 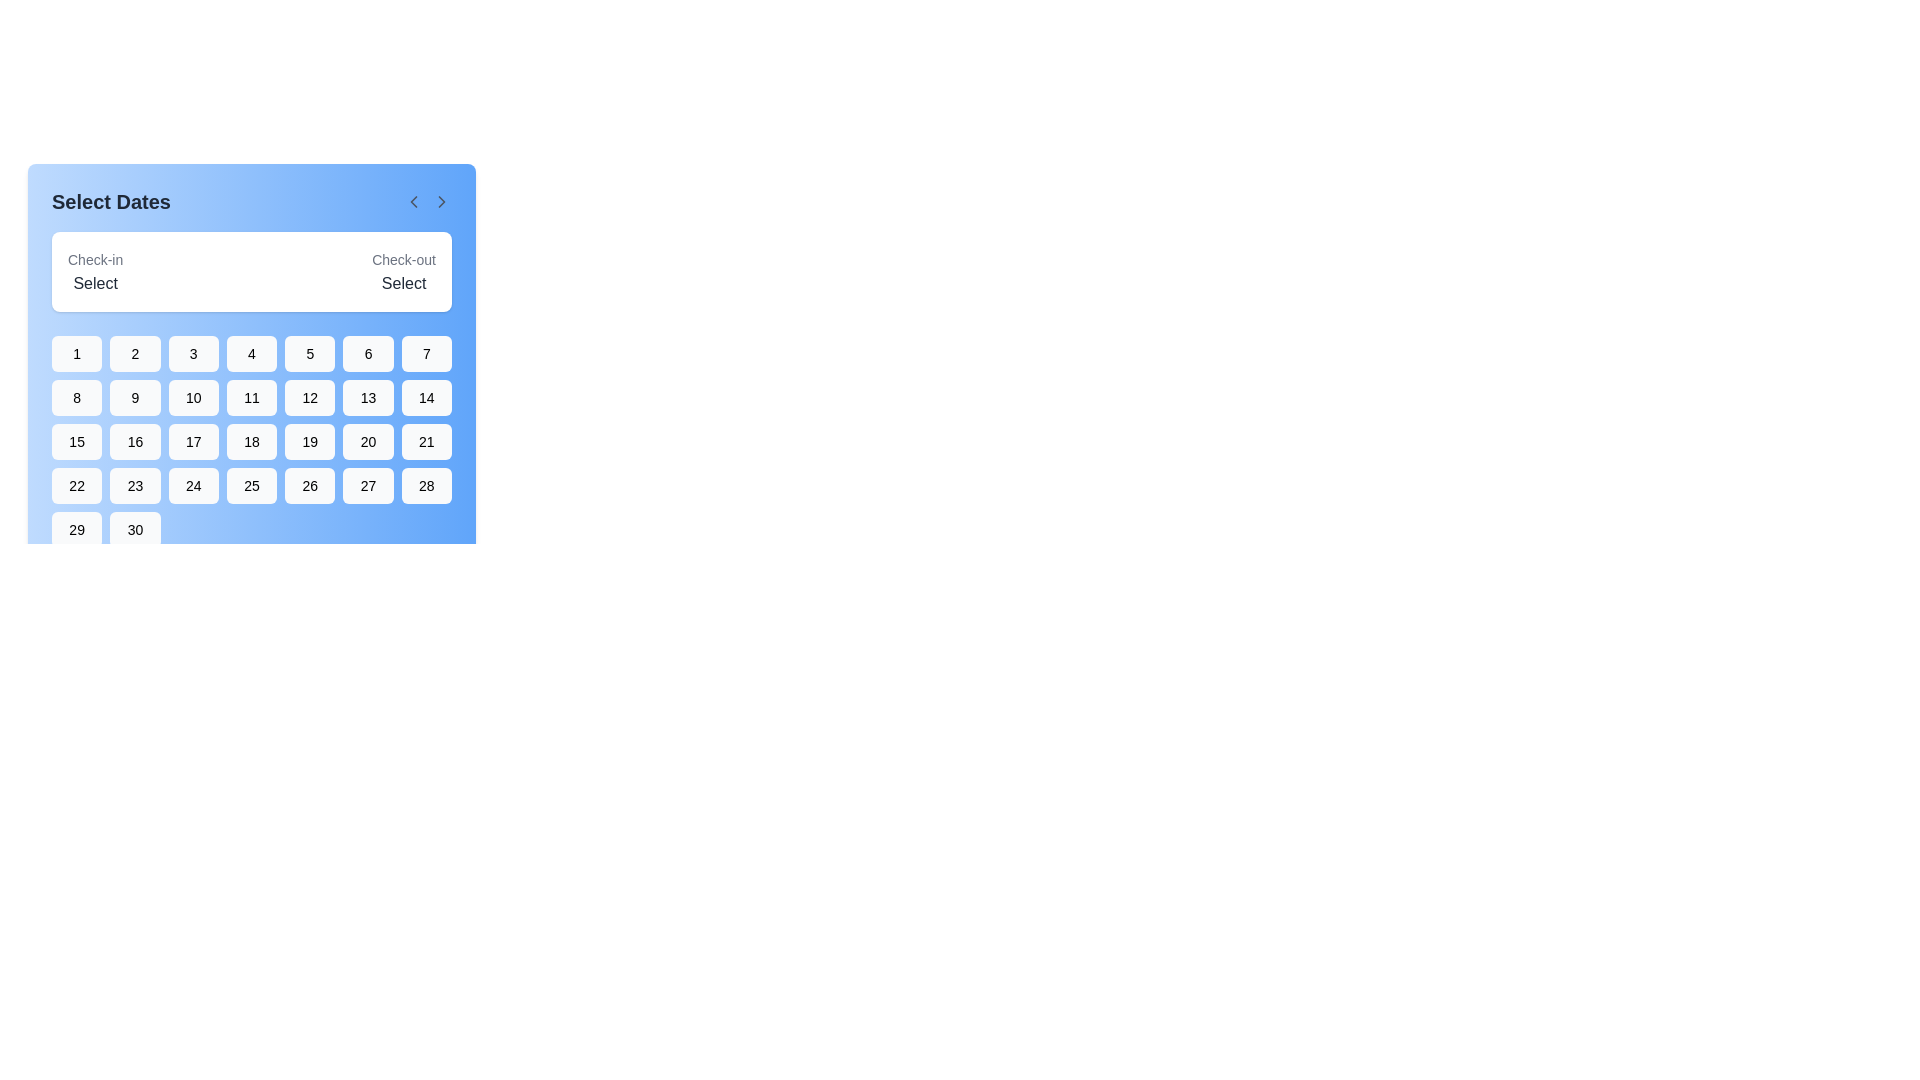 What do you see at coordinates (77, 397) in the screenshot?
I see `the date selection button labeled '8' in the calendar grid` at bounding box center [77, 397].